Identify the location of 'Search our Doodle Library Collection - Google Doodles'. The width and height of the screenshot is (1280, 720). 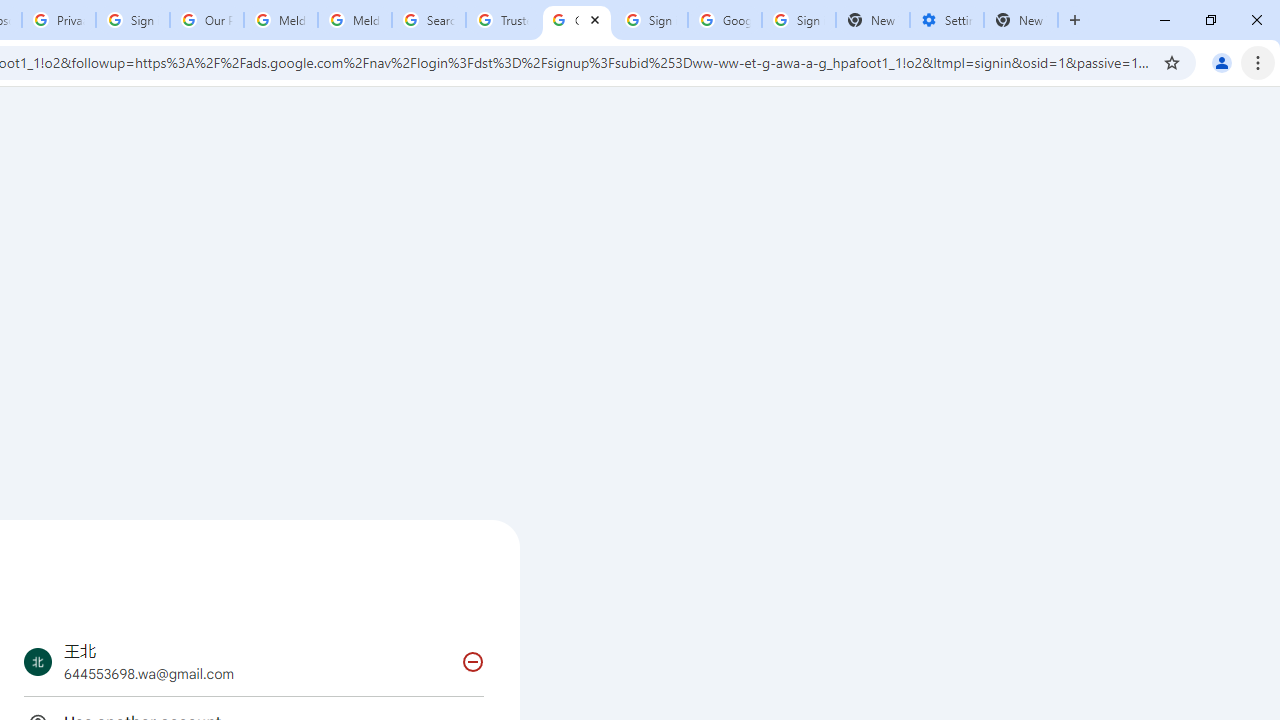
(427, 20).